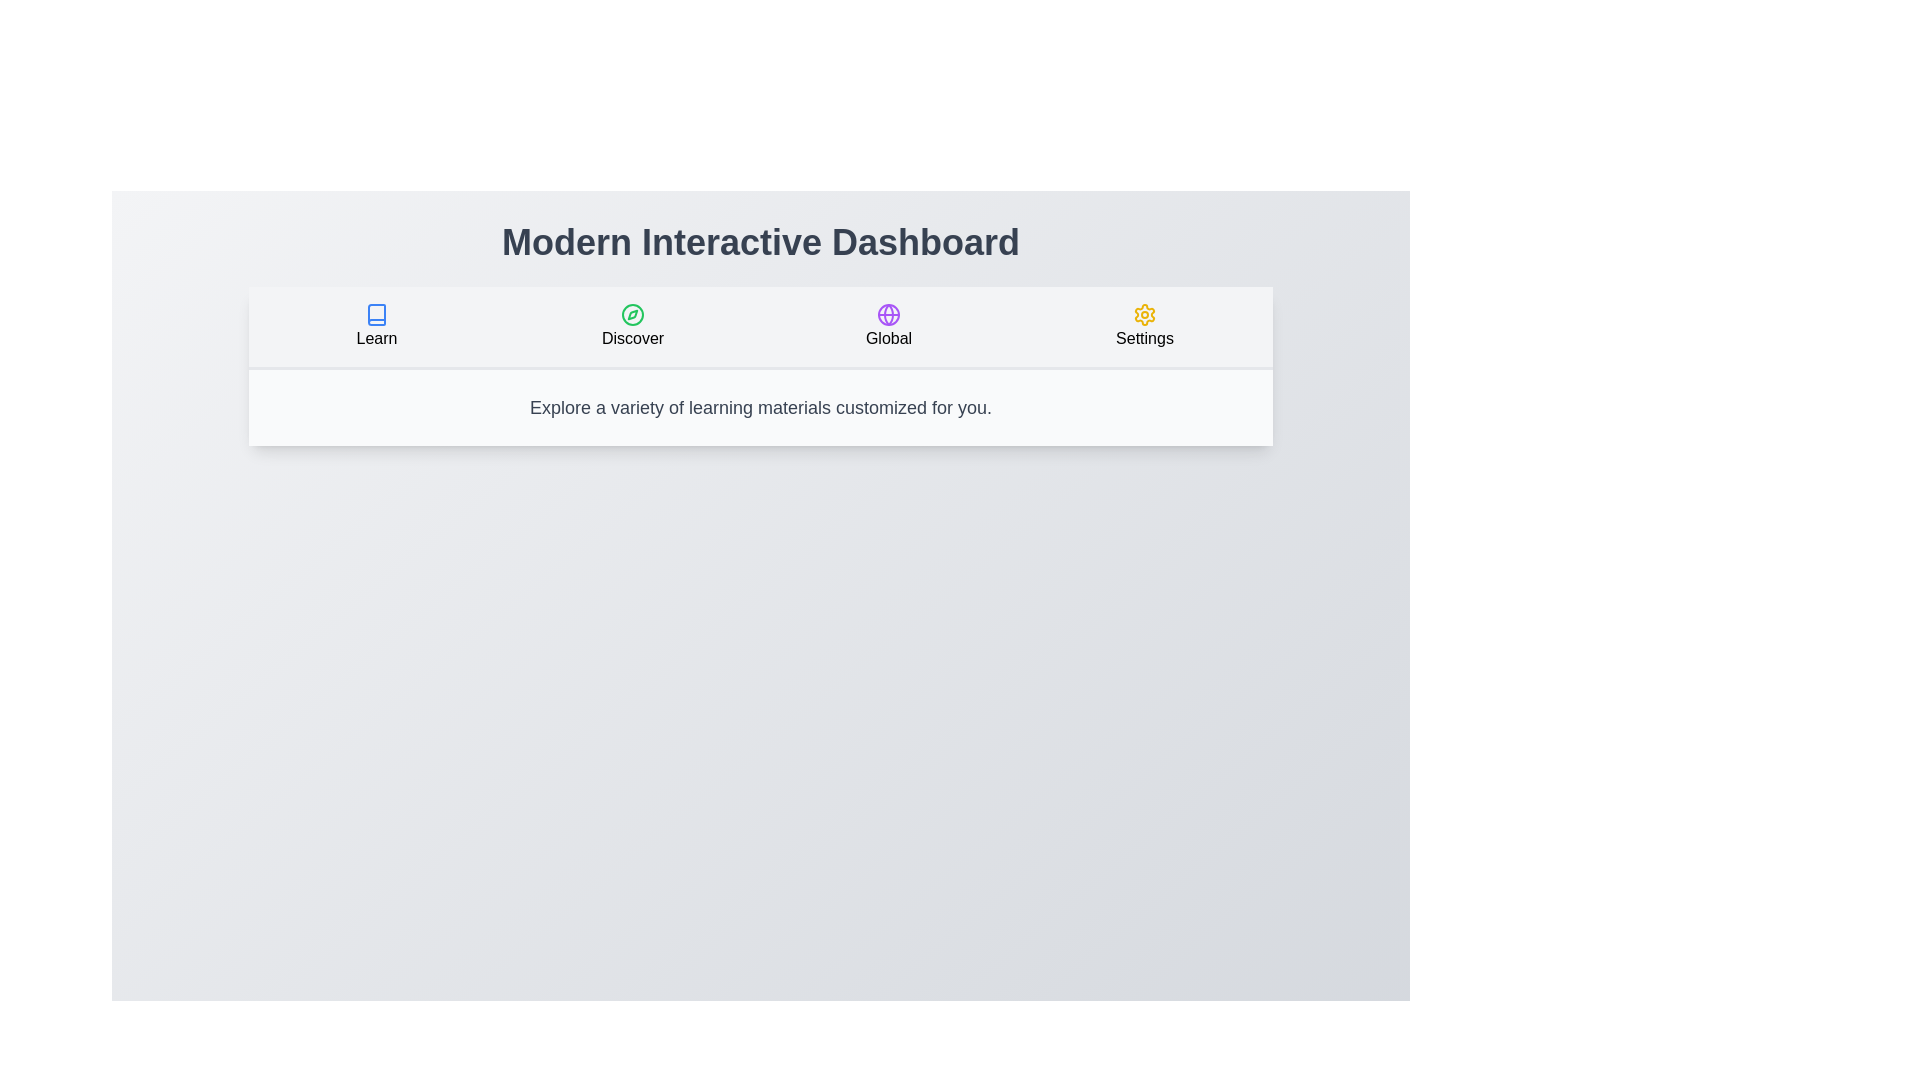 The height and width of the screenshot is (1080, 1920). I want to click on the 'Settings' text label located in the top navigation panel, so click(1145, 338).